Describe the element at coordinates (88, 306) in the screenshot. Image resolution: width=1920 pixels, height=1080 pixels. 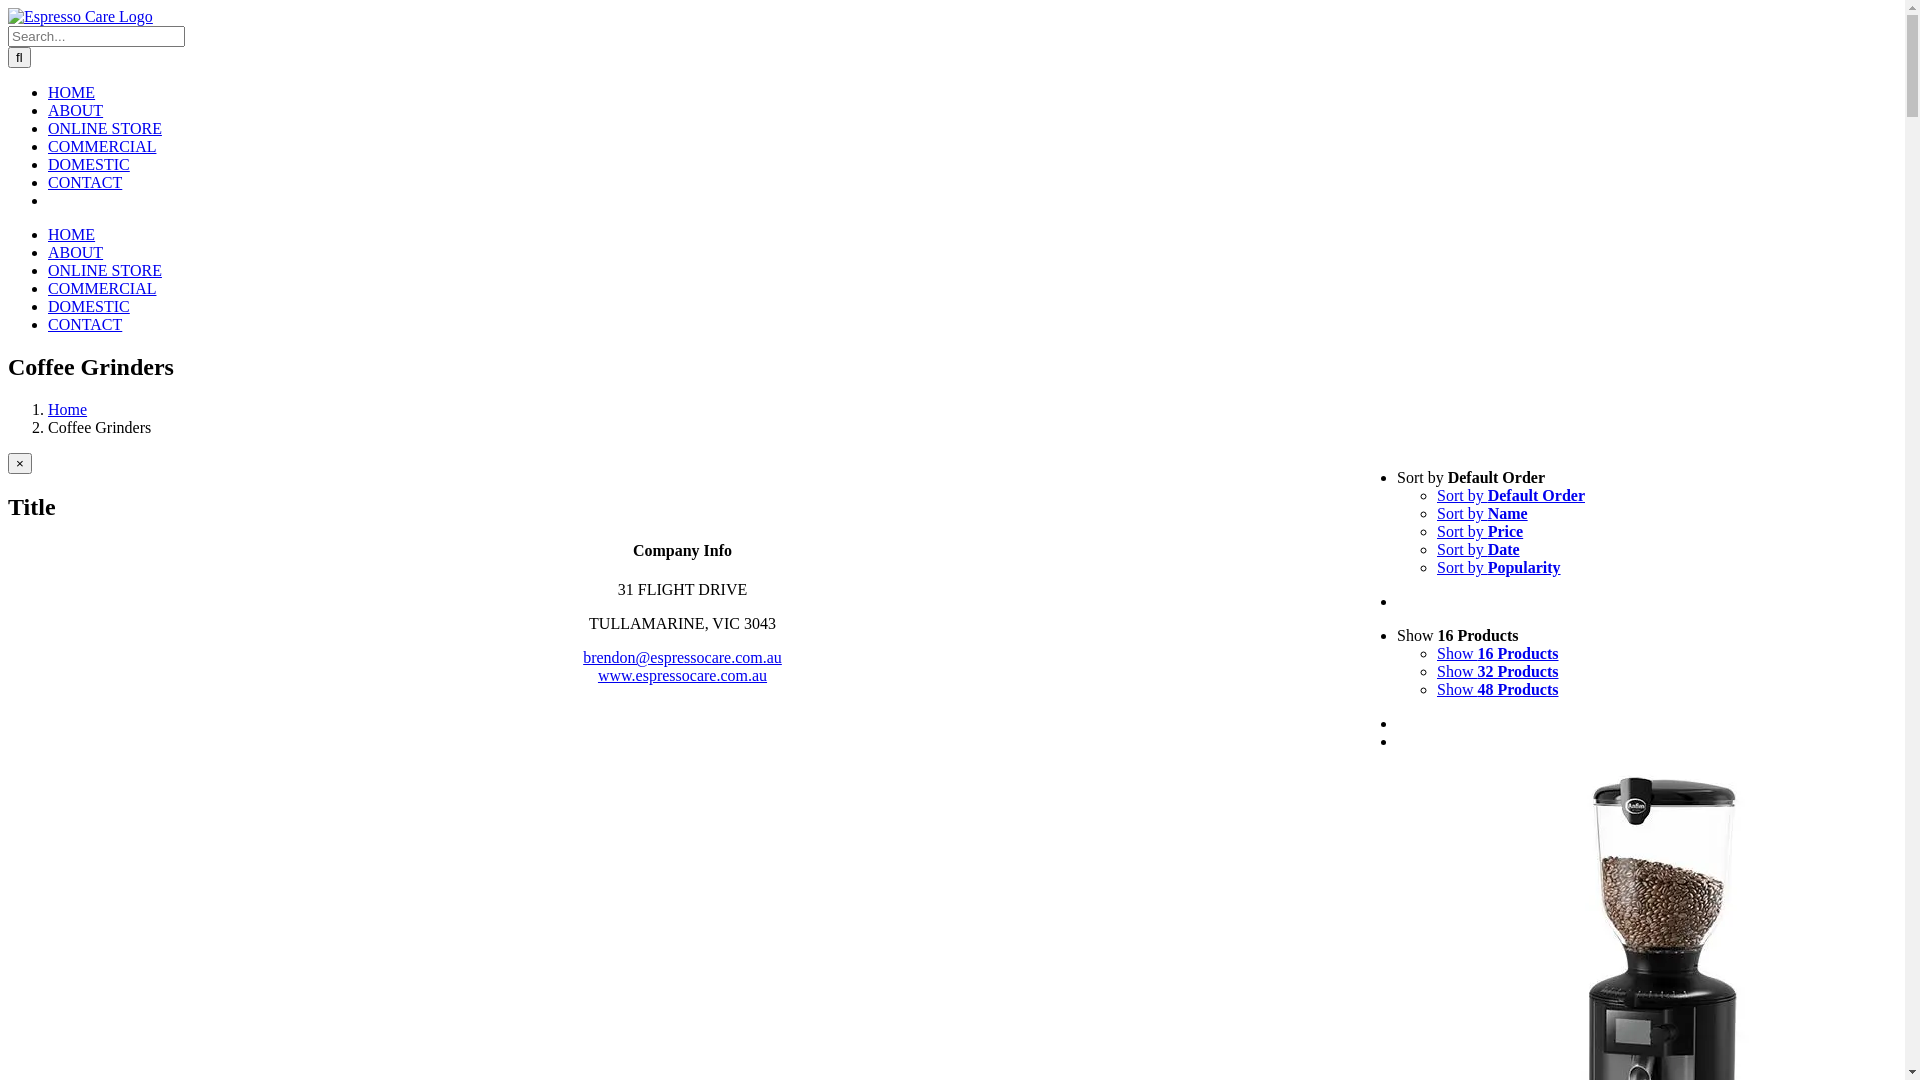
I see `'DOMESTIC'` at that location.